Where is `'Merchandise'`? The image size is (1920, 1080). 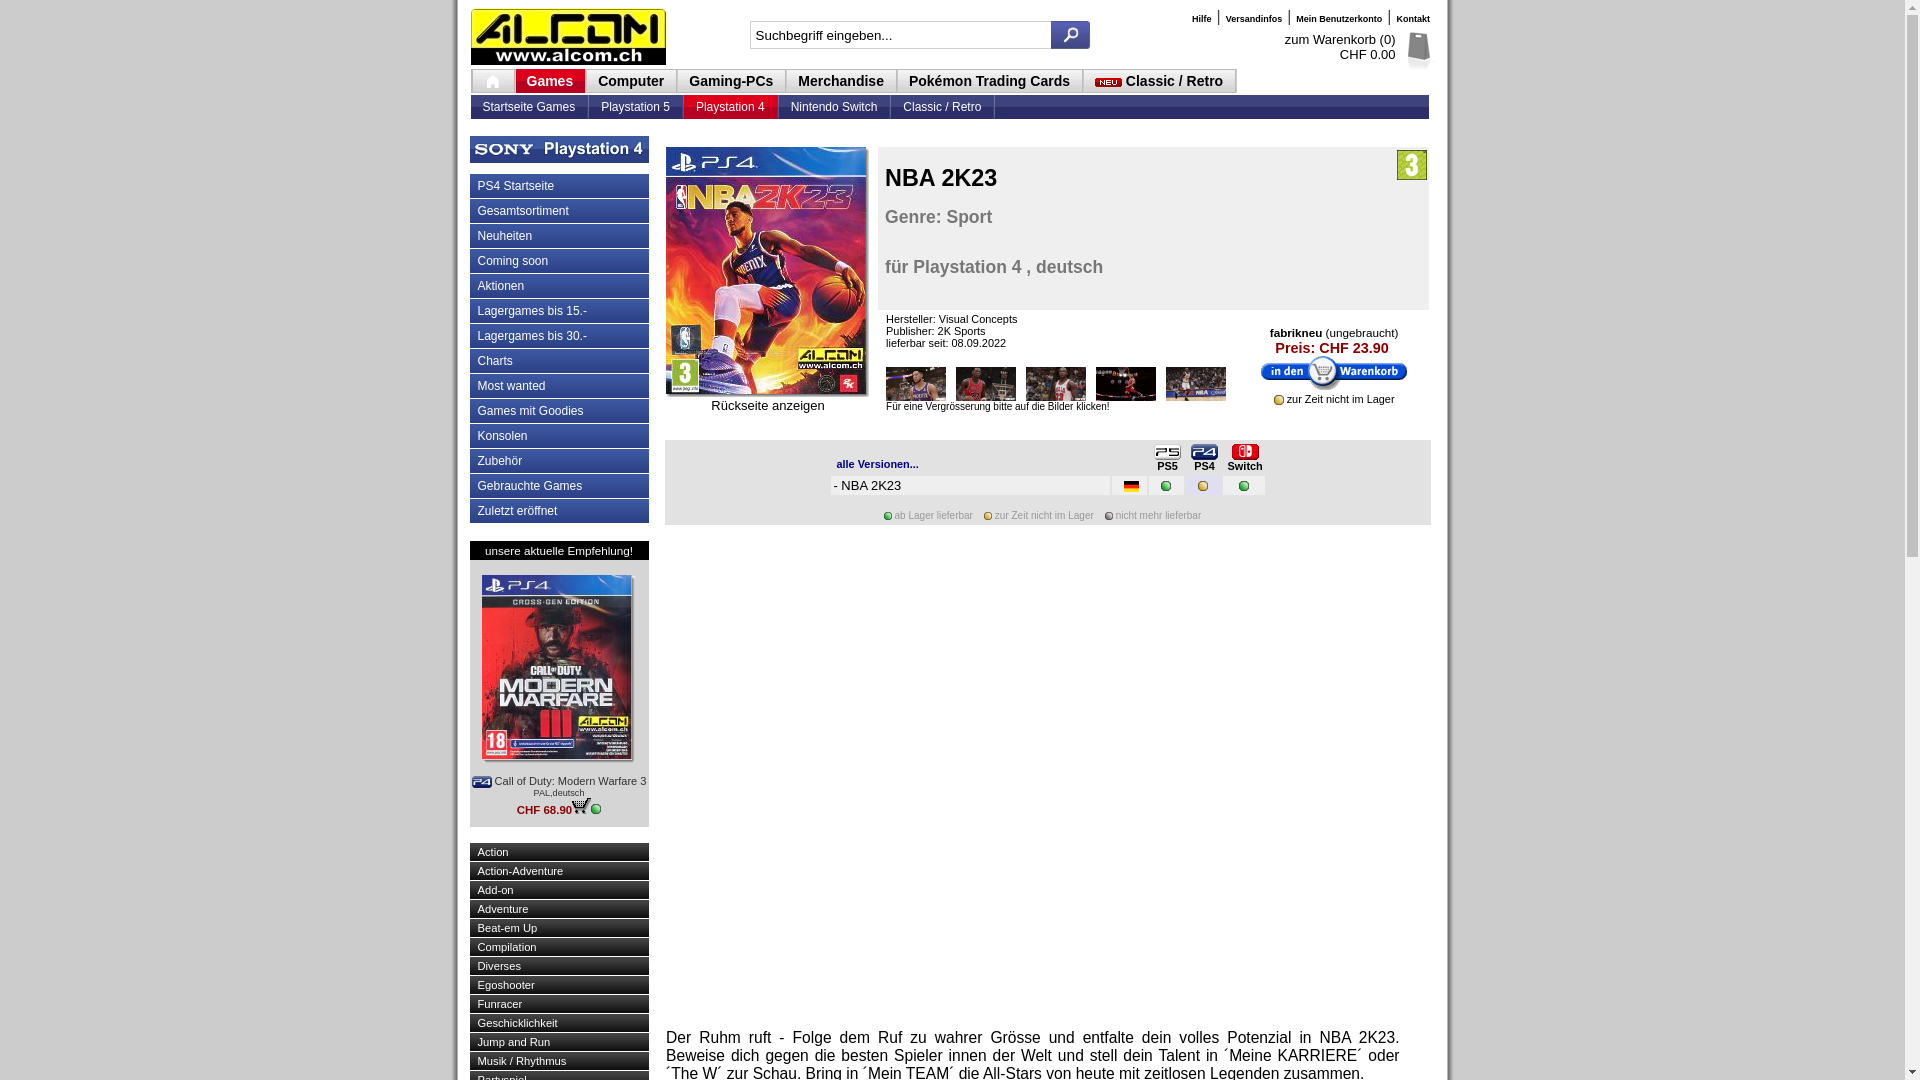 'Merchandise' is located at coordinates (841, 80).